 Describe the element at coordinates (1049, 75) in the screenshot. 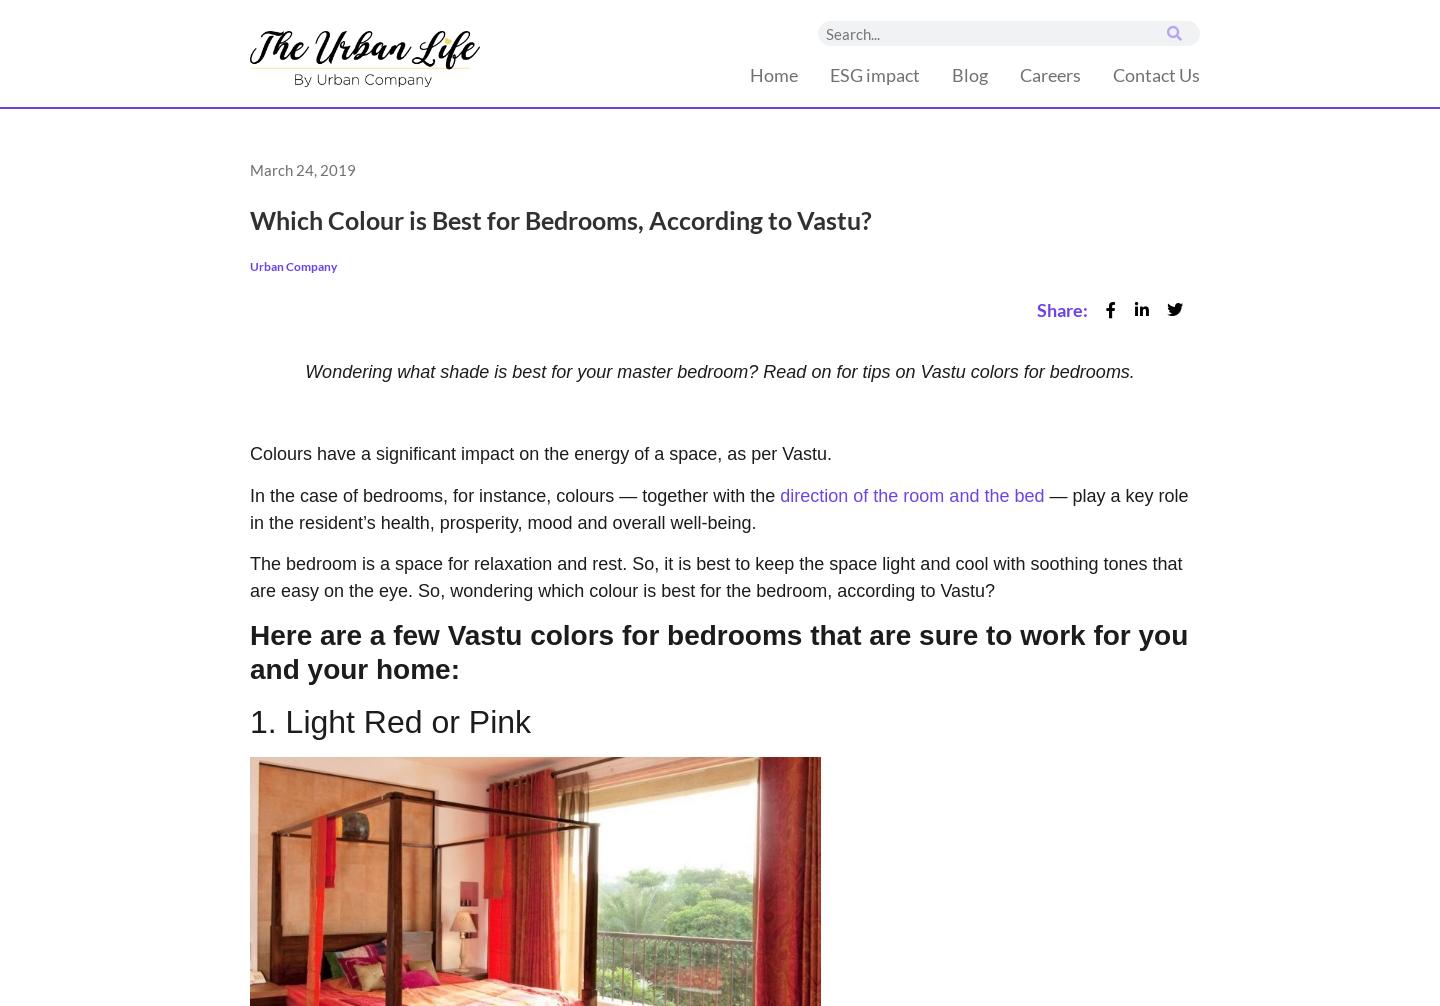

I see `'Careers'` at that location.